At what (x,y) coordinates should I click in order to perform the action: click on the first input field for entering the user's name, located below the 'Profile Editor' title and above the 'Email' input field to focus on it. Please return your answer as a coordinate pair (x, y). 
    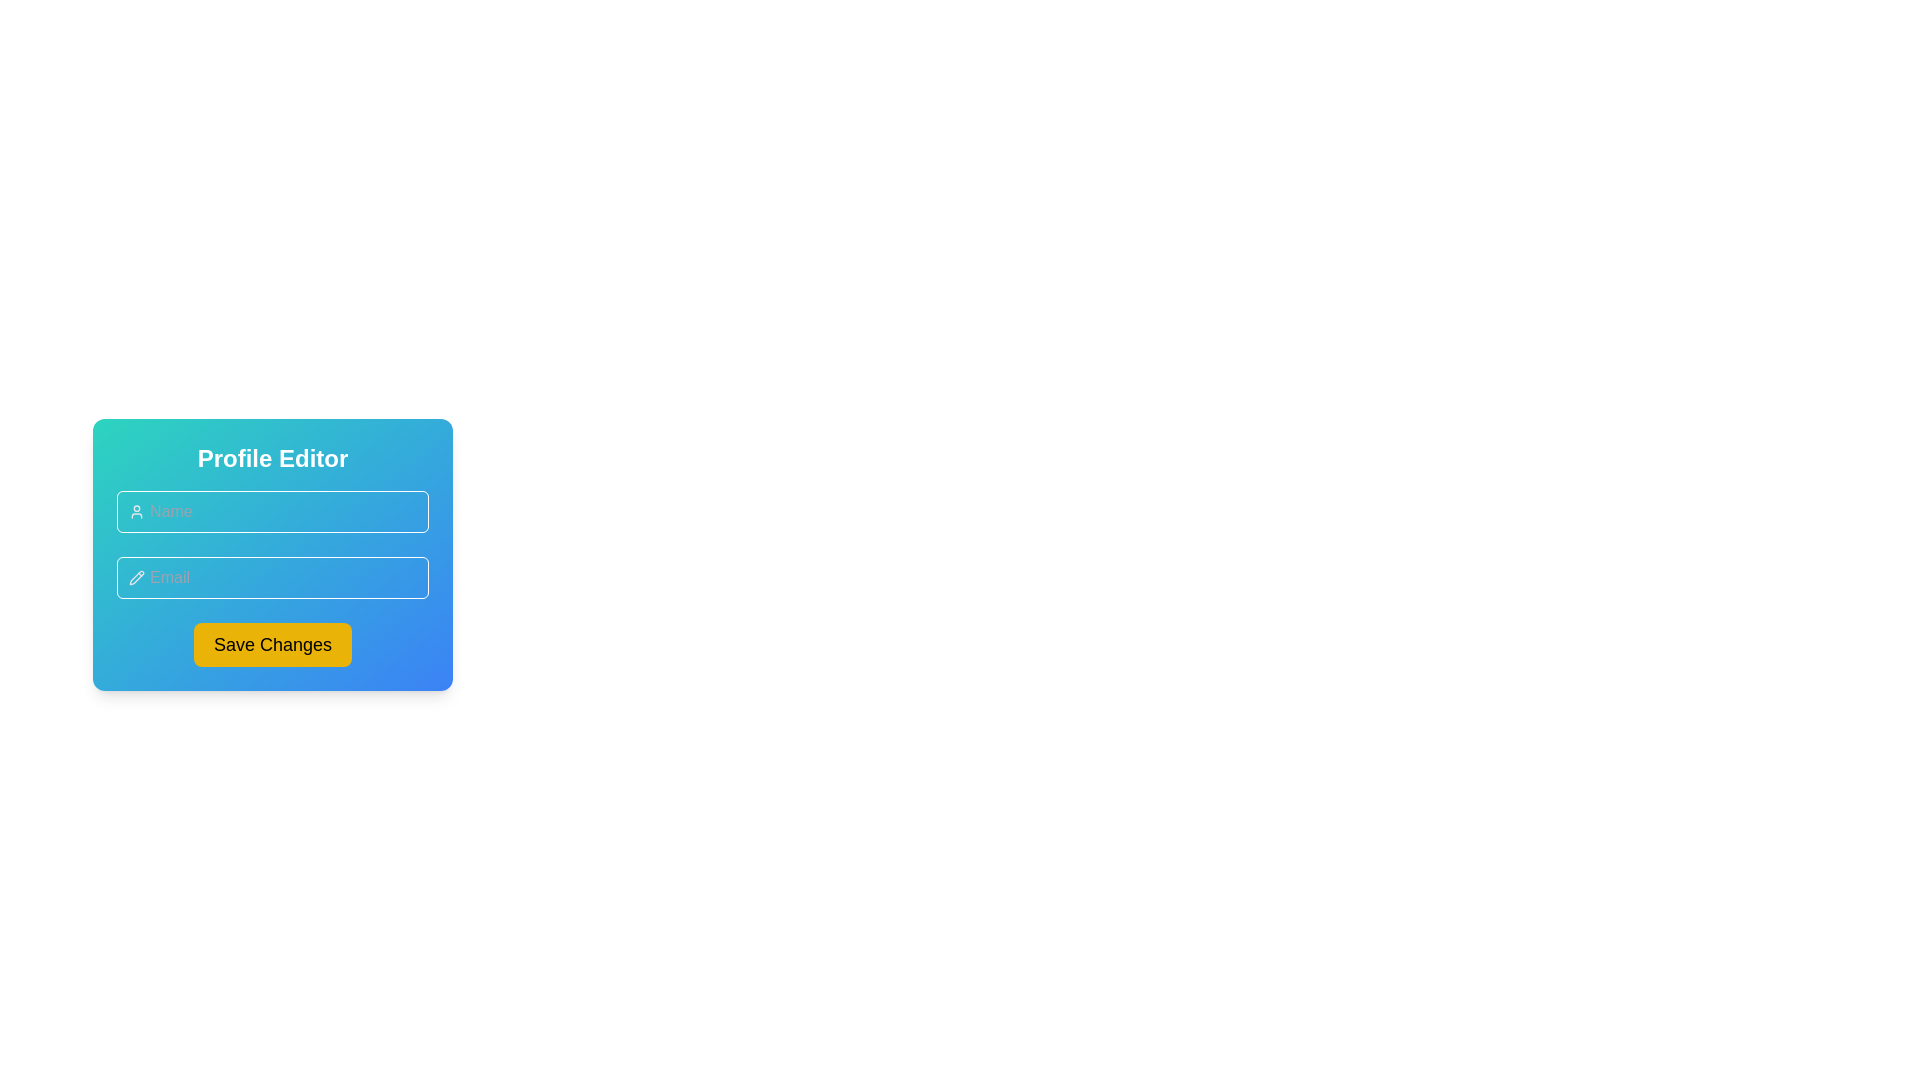
    Looking at the image, I should click on (272, 511).